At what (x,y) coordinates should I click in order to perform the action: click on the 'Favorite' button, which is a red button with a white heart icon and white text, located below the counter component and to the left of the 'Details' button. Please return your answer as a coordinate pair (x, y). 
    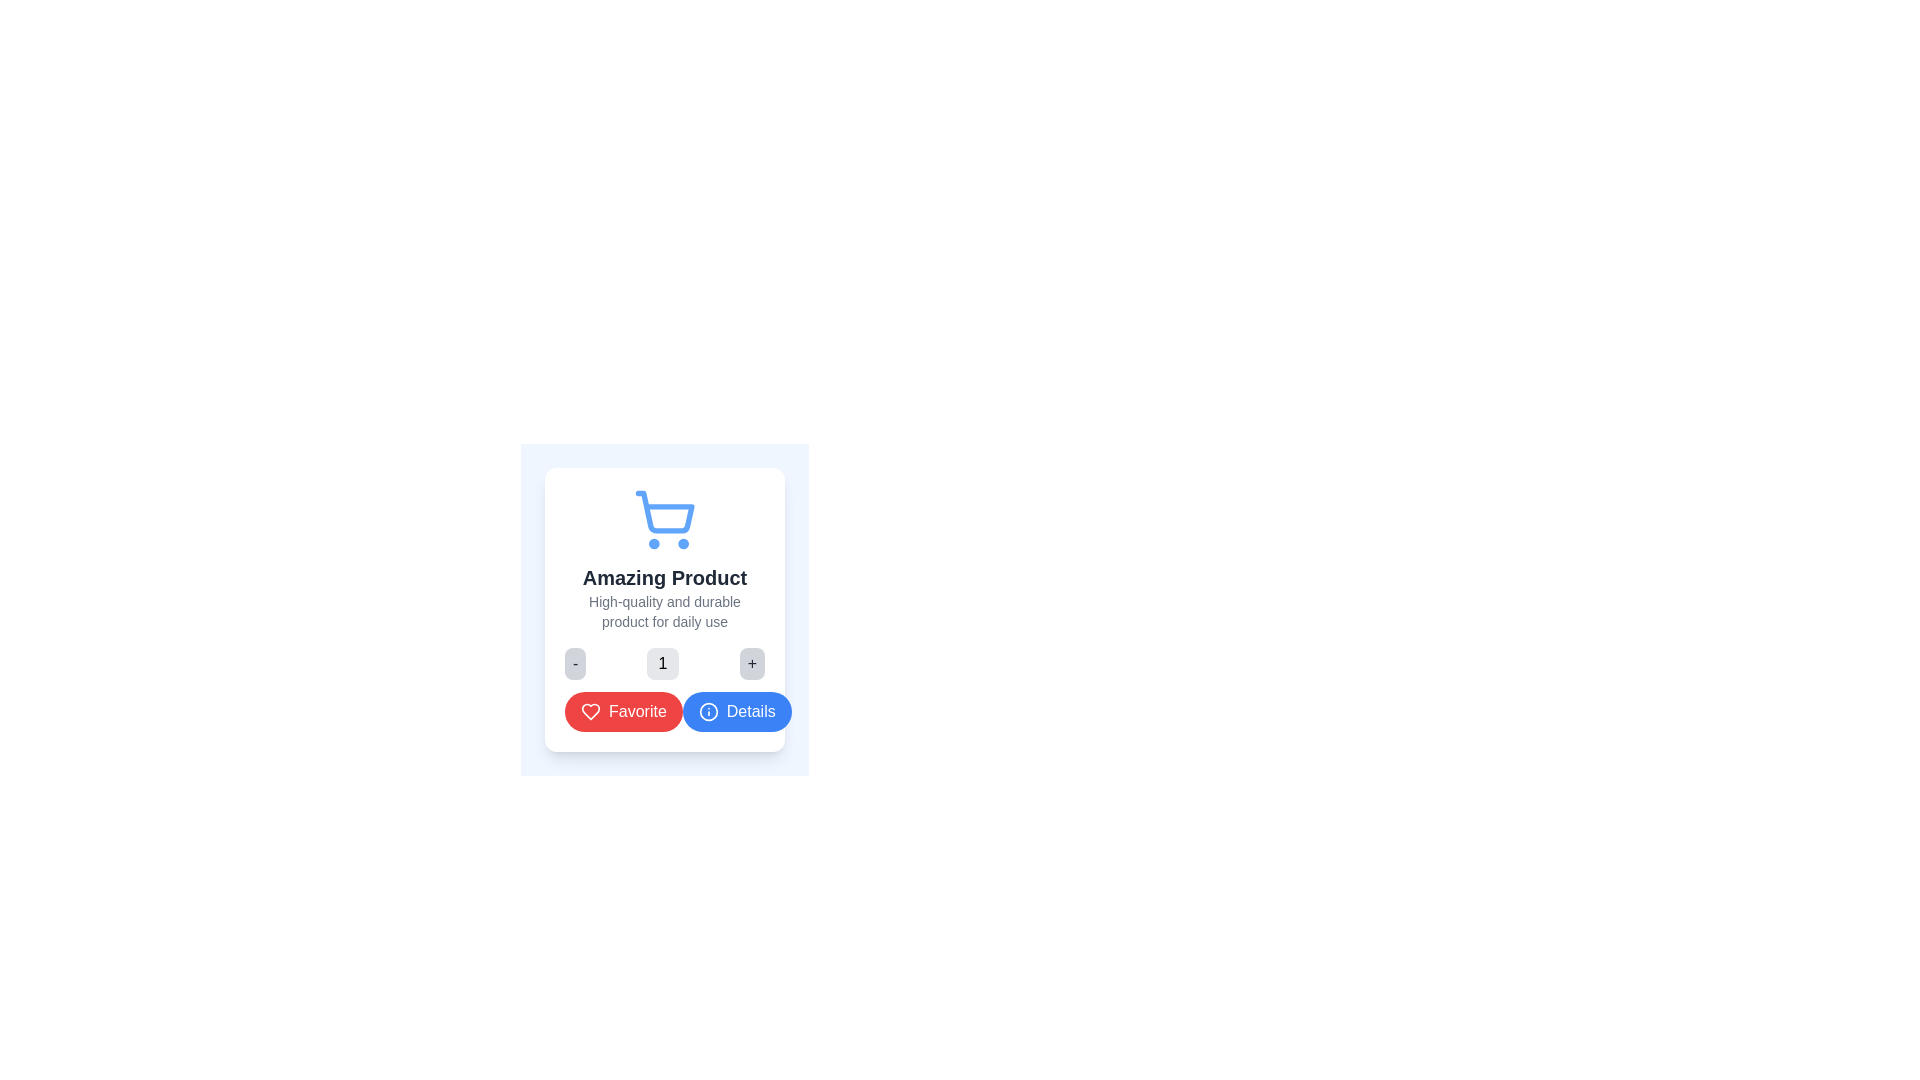
    Looking at the image, I should click on (665, 689).